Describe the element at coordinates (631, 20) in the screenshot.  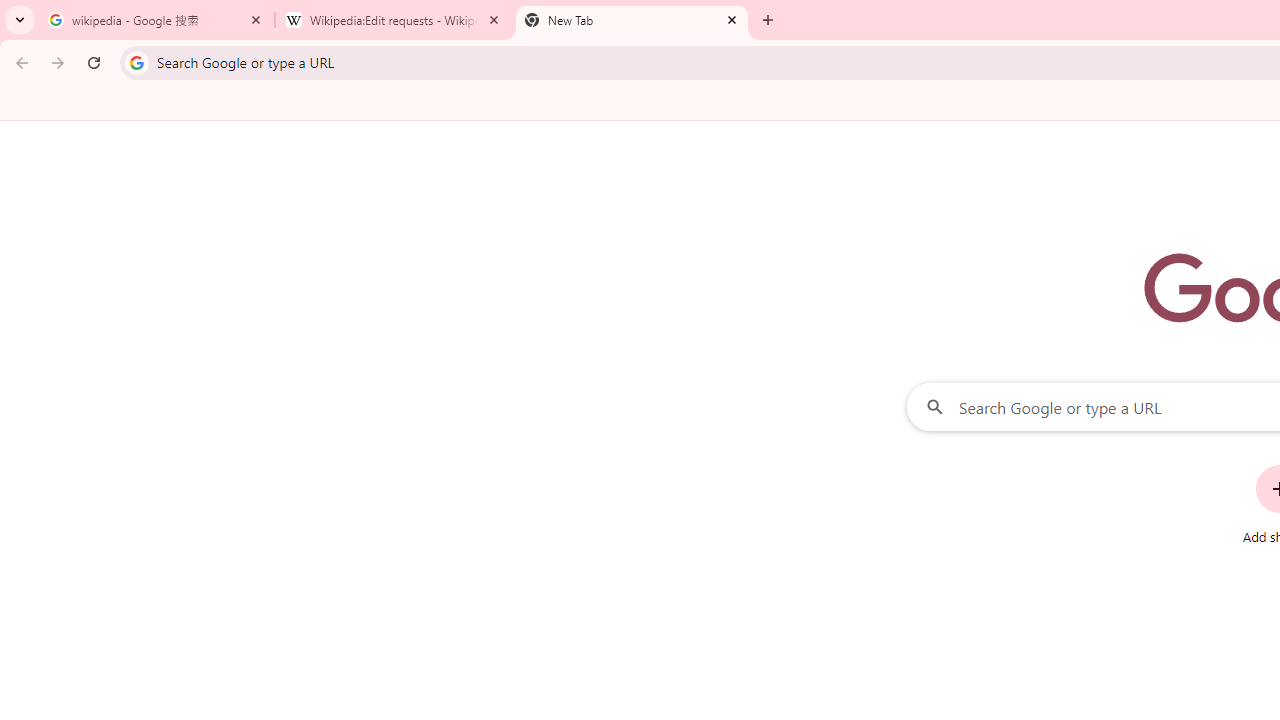
I see `'New Tab'` at that location.